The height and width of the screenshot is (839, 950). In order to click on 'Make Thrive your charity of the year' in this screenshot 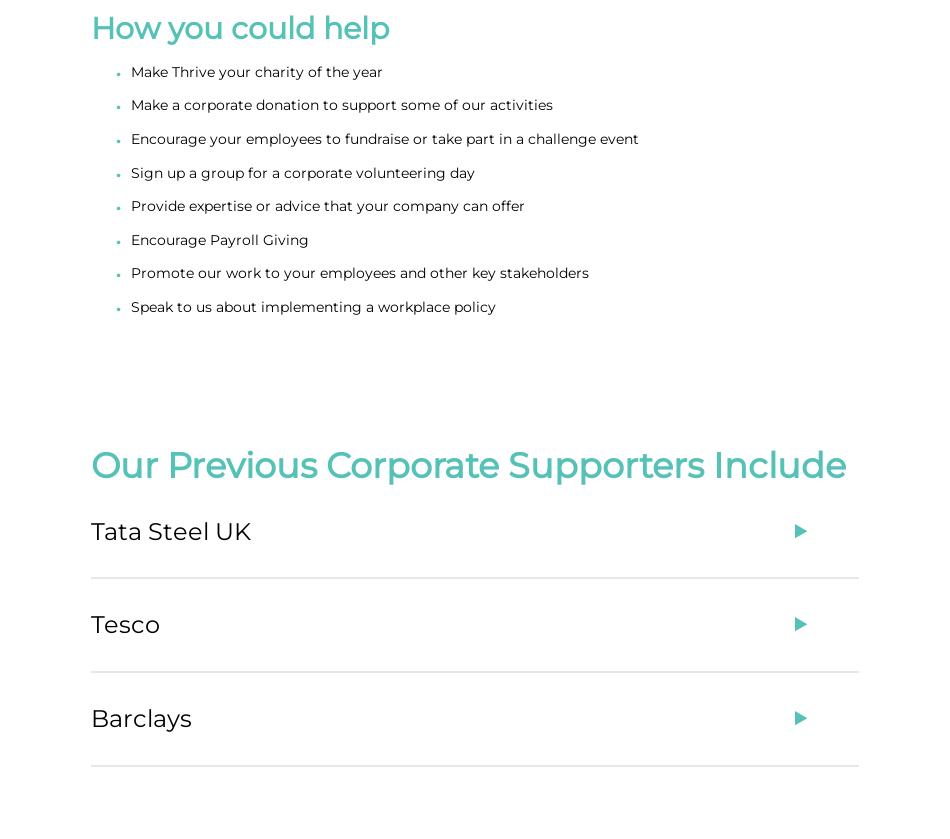, I will do `click(255, 70)`.